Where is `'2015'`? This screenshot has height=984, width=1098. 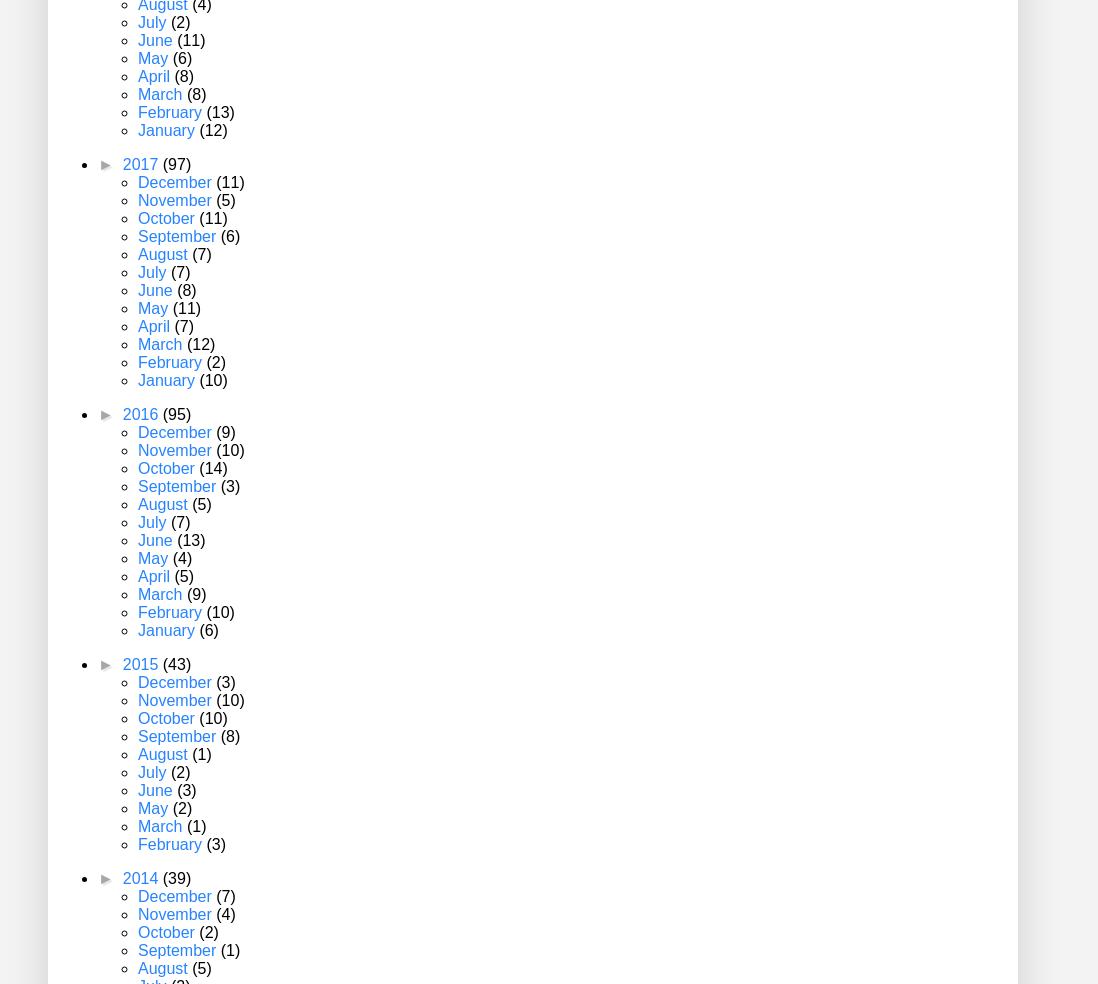
'2015' is located at coordinates (121, 664).